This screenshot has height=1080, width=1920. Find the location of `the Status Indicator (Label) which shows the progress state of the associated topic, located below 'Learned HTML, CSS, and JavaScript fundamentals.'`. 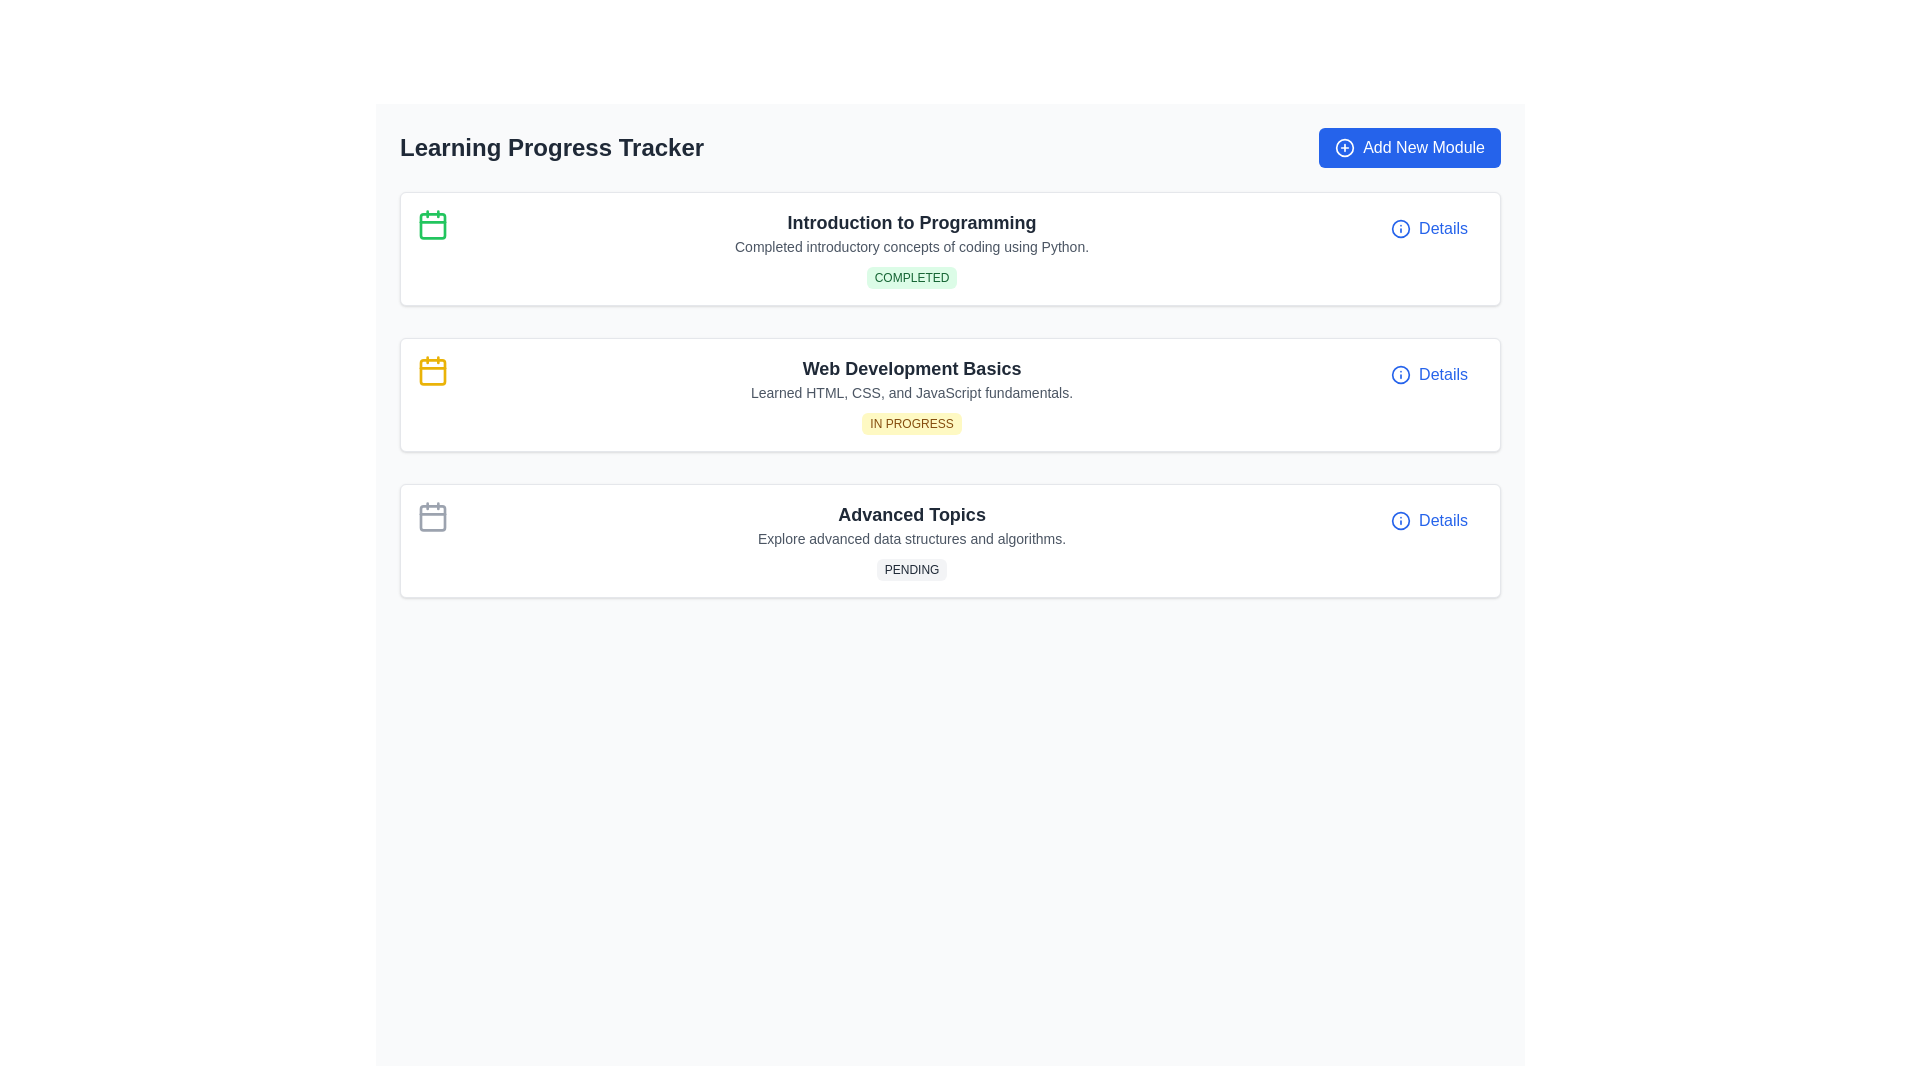

the Status Indicator (Label) which shows the progress state of the associated topic, located below 'Learned HTML, CSS, and JavaScript fundamentals.' is located at coordinates (911, 423).